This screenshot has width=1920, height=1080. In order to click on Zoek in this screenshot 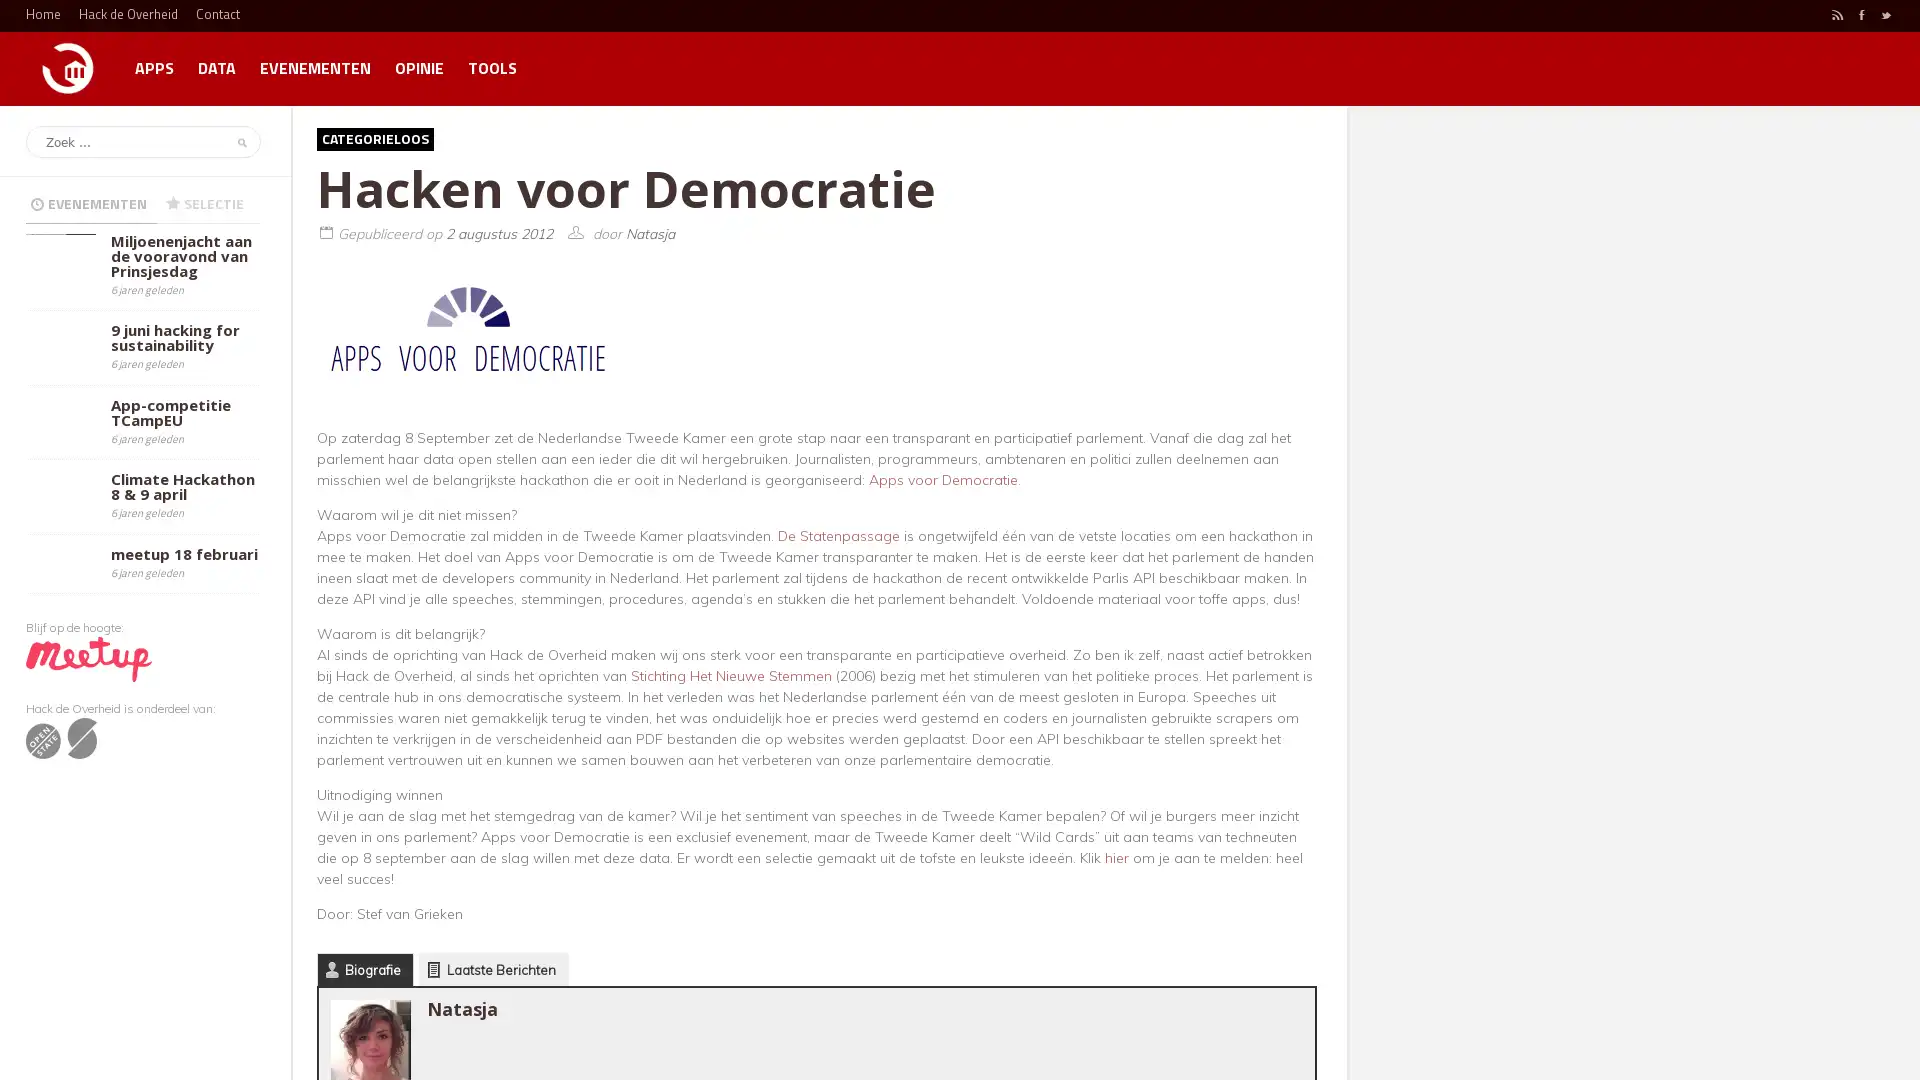, I will do `click(239, 141)`.